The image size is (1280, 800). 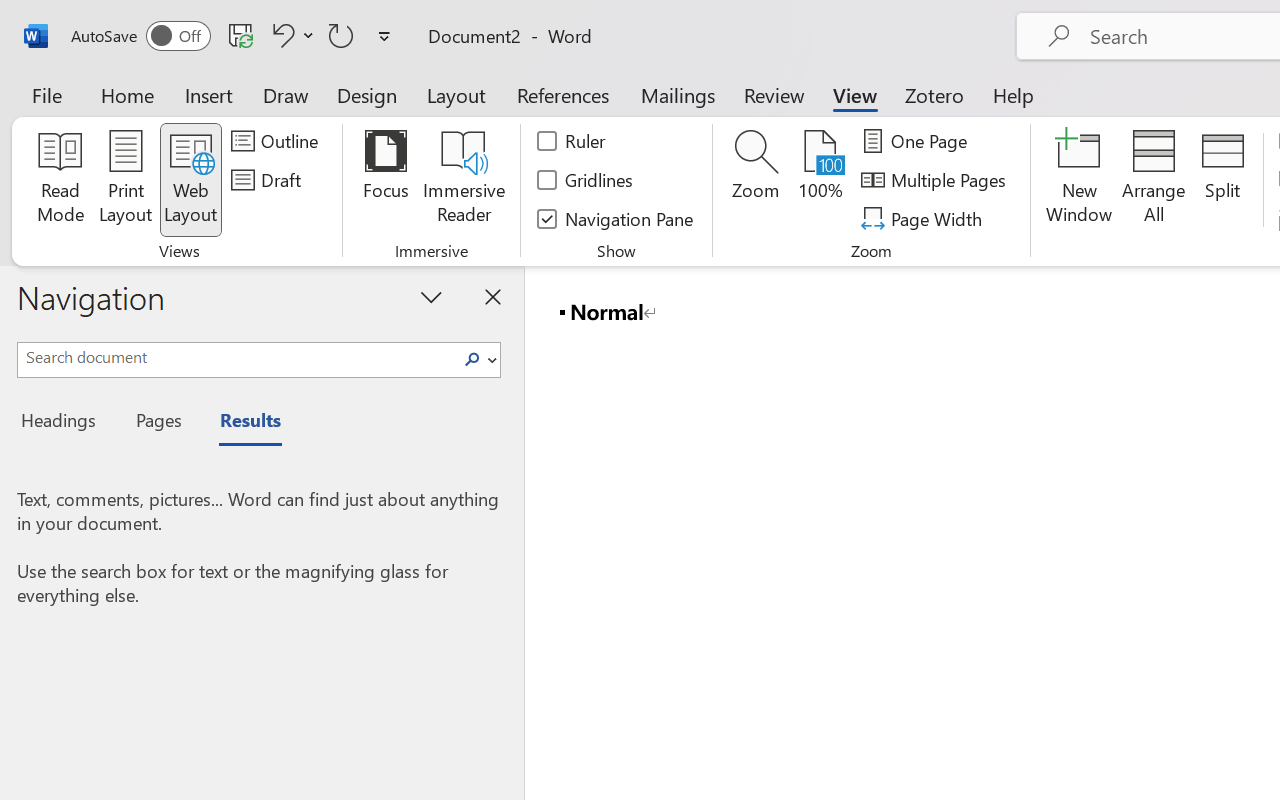 I want to click on 'Search', so click(x=471, y=360).